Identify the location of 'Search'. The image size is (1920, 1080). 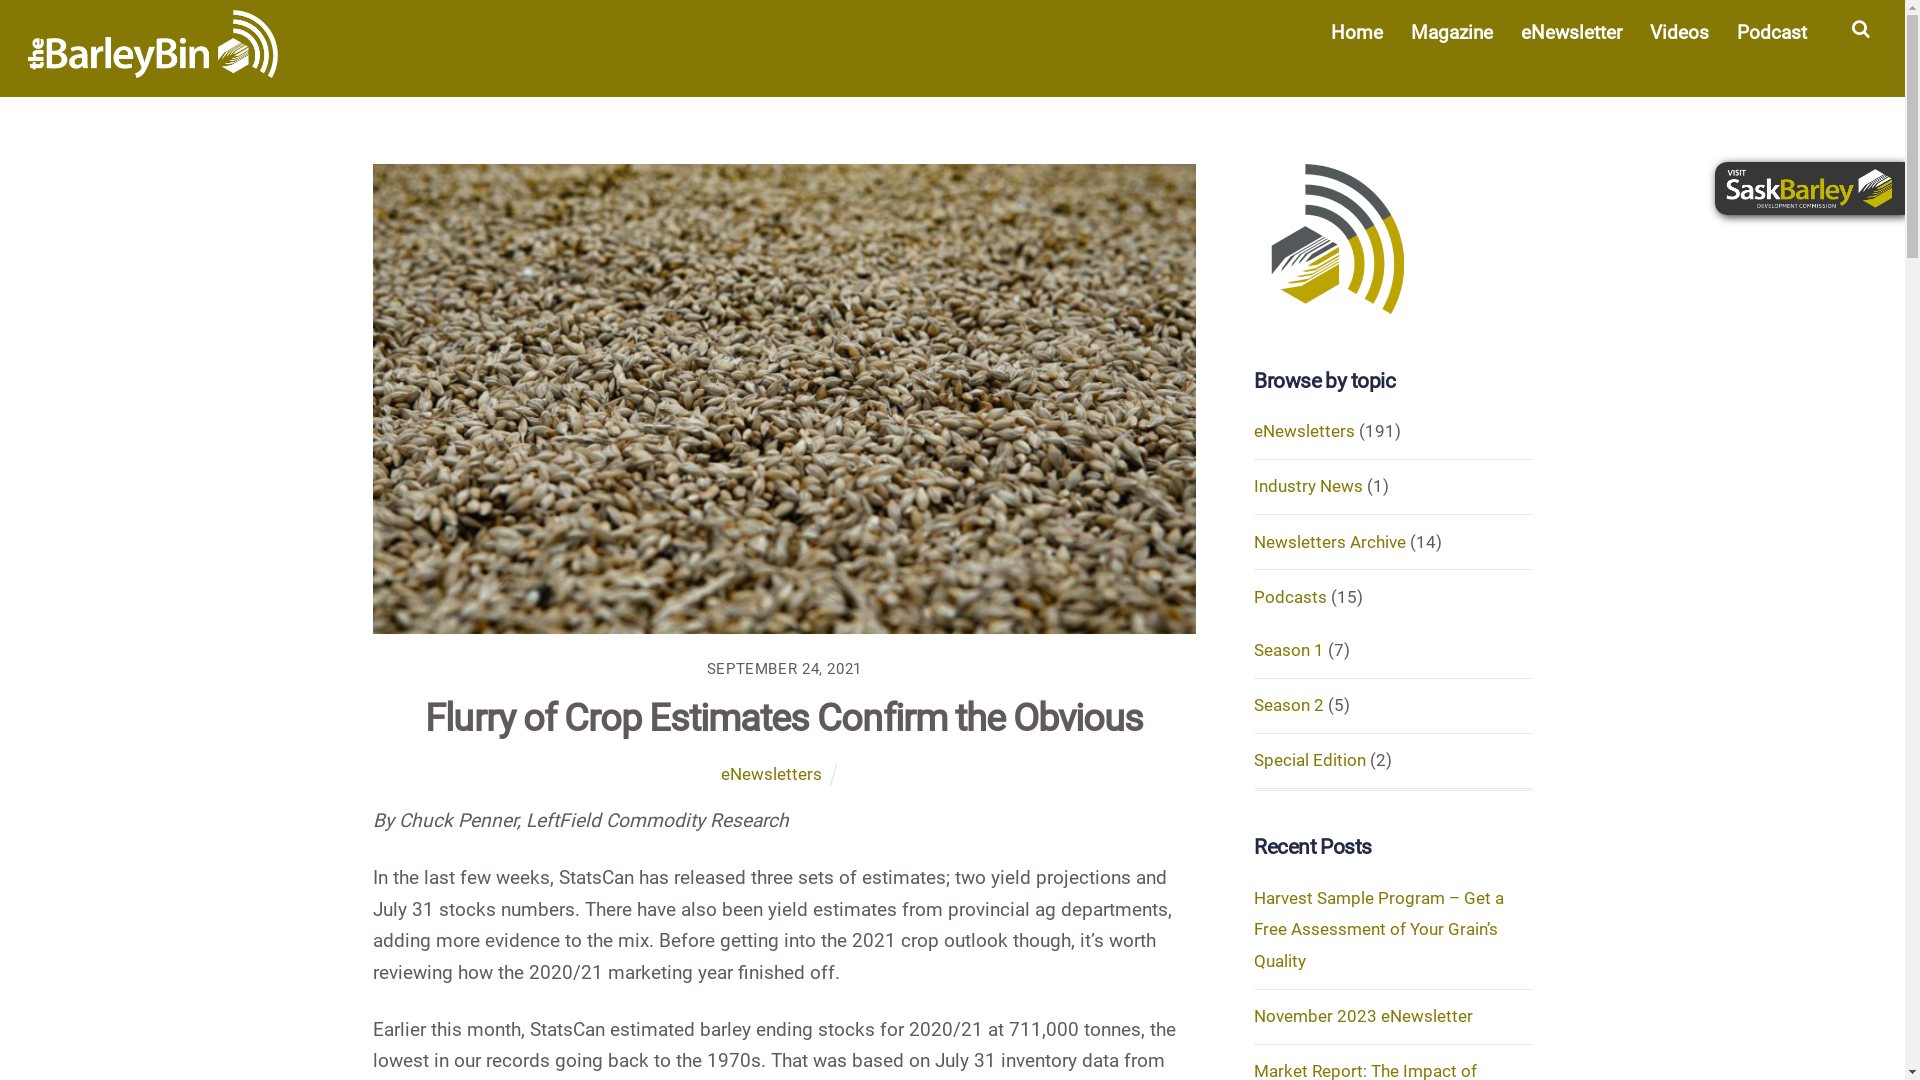
(1860, 35).